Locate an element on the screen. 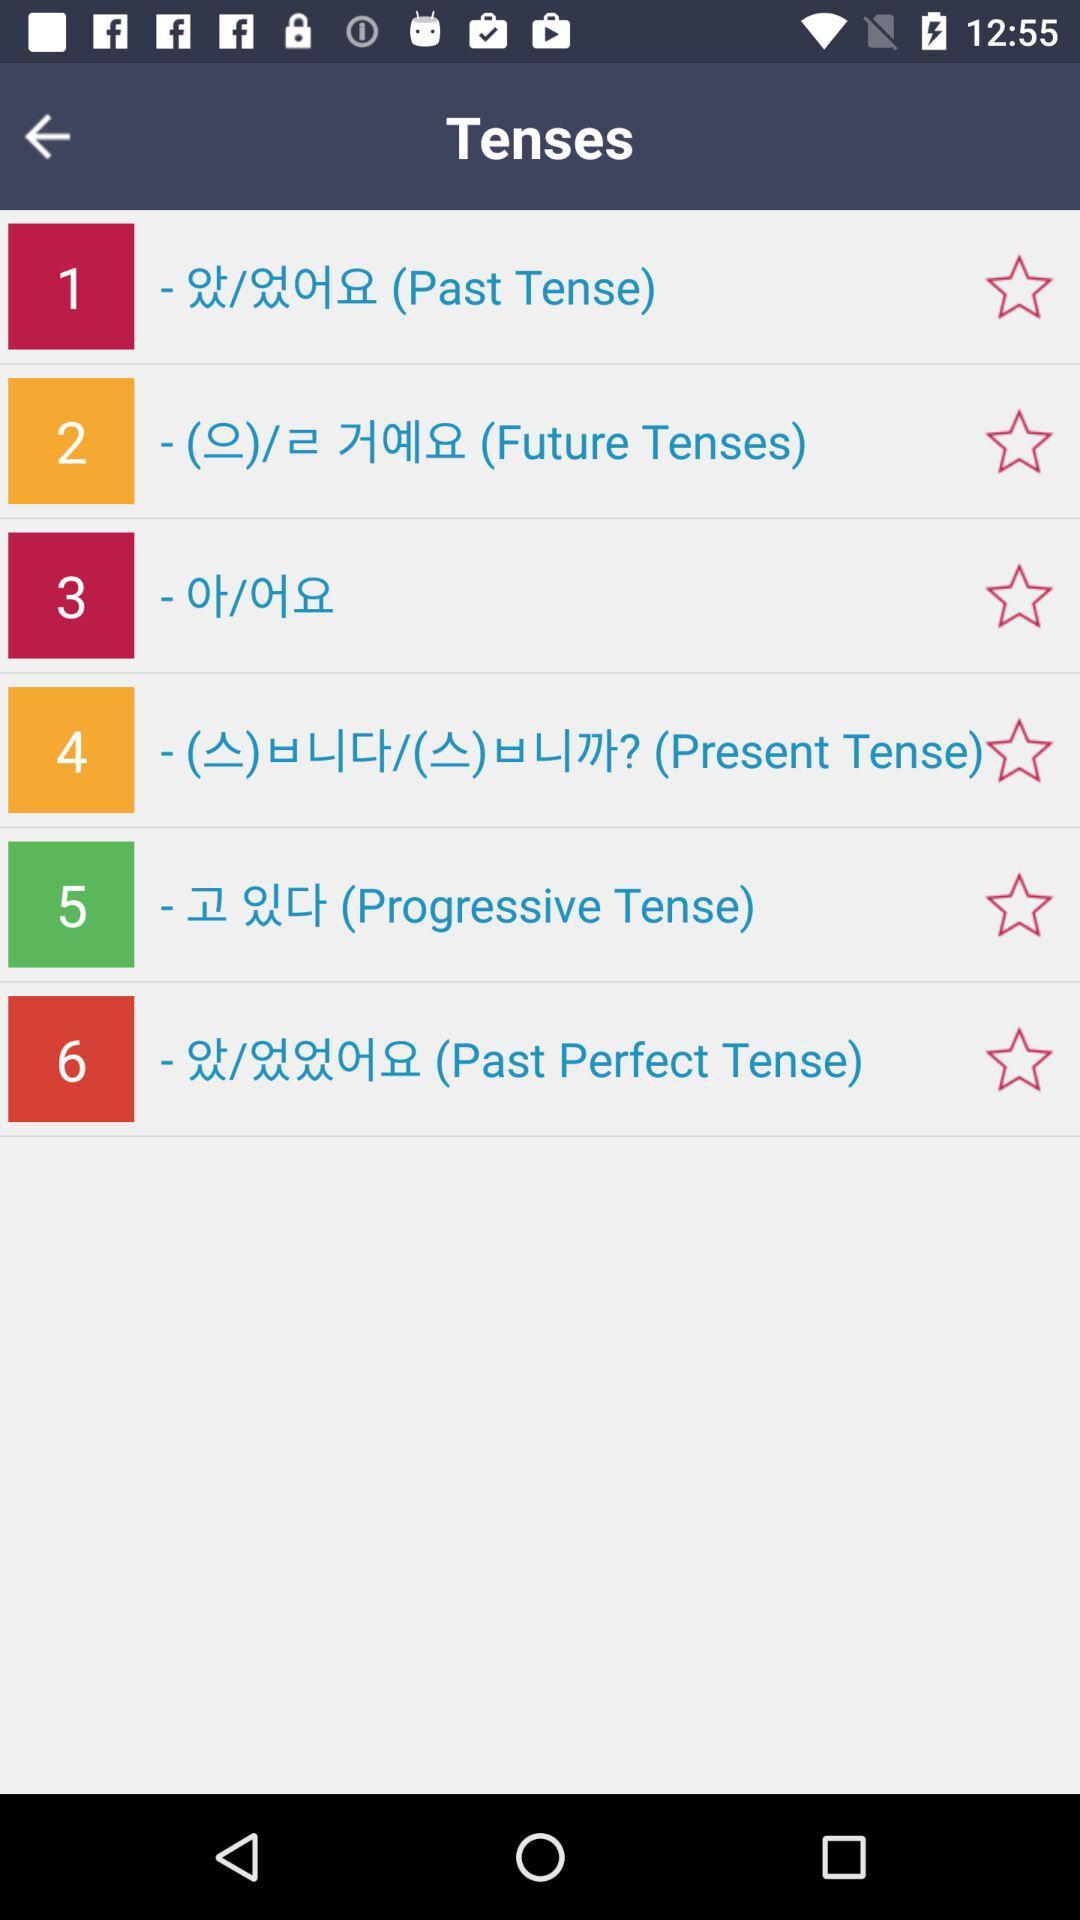 The image size is (1080, 1920). the 6 is located at coordinates (70, 1058).